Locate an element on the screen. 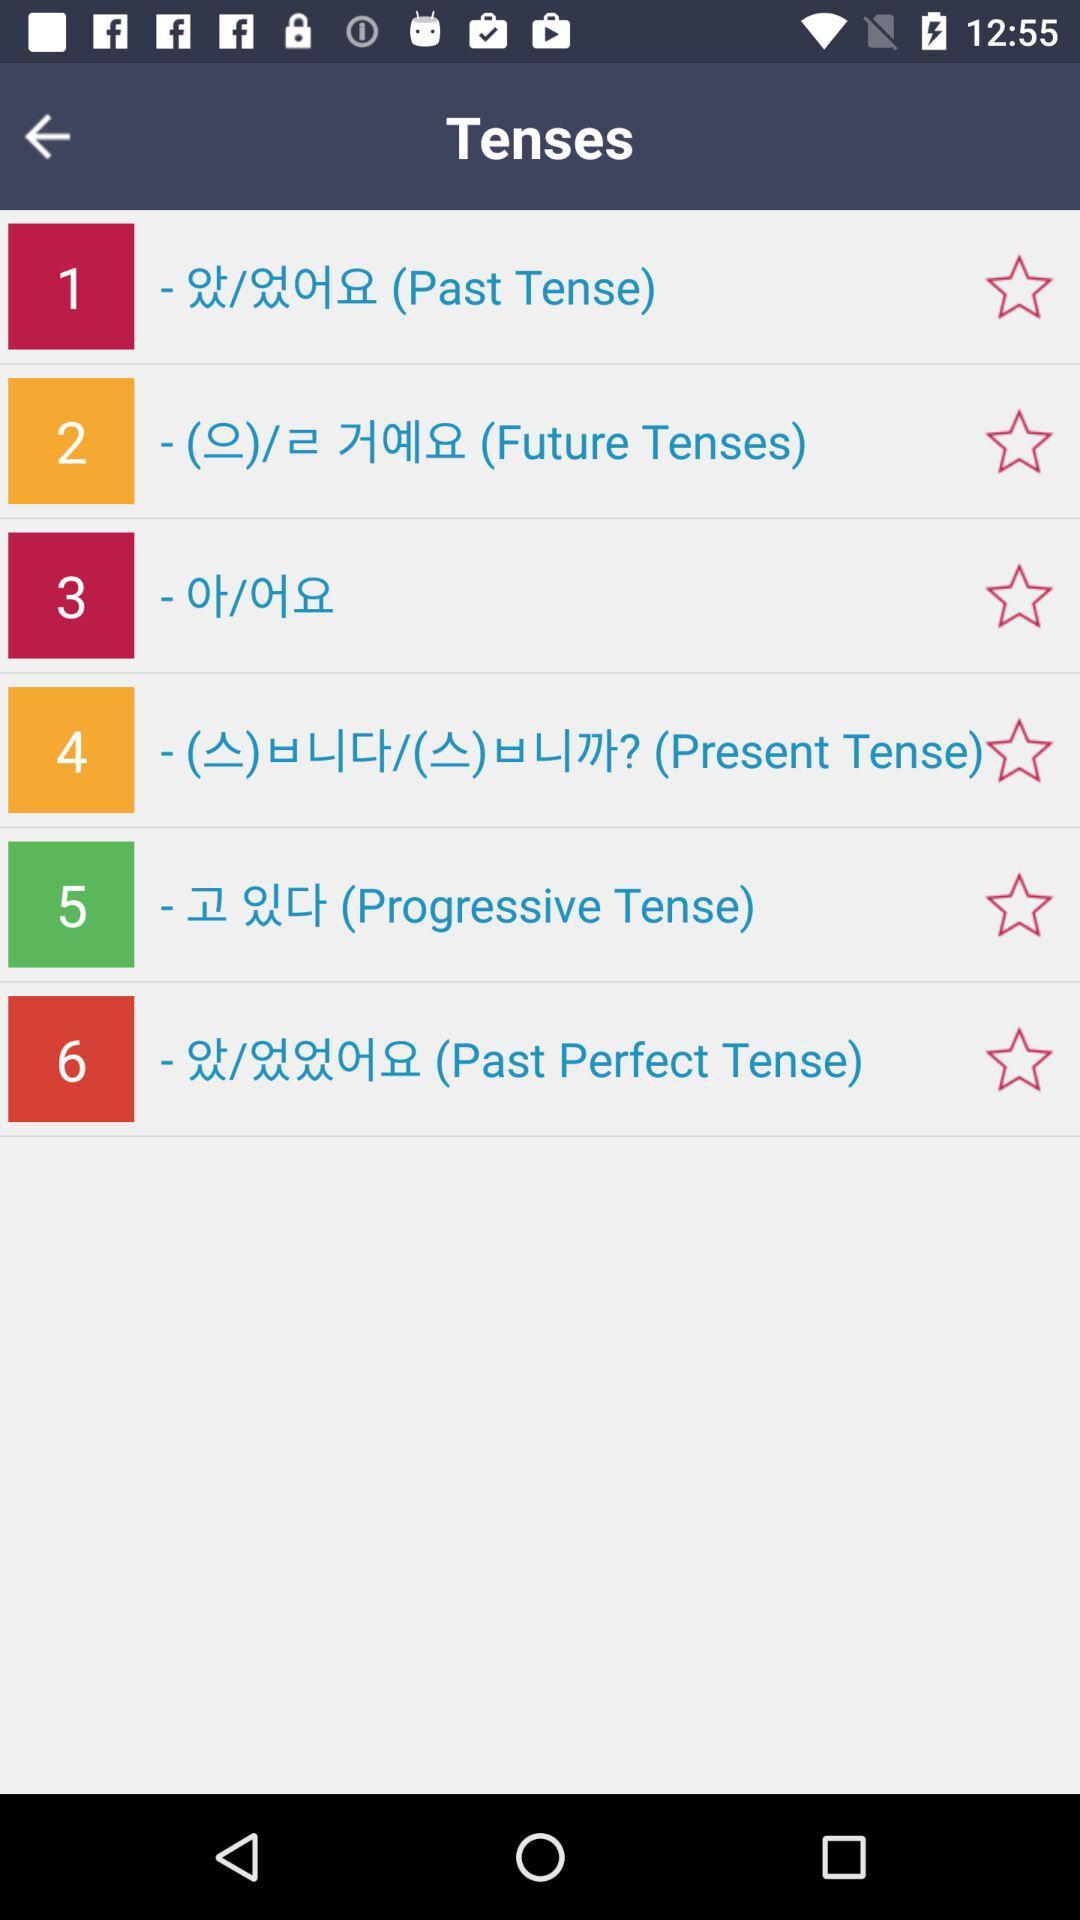 The image size is (1080, 1920). the 6 is located at coordinates (70, 1058).